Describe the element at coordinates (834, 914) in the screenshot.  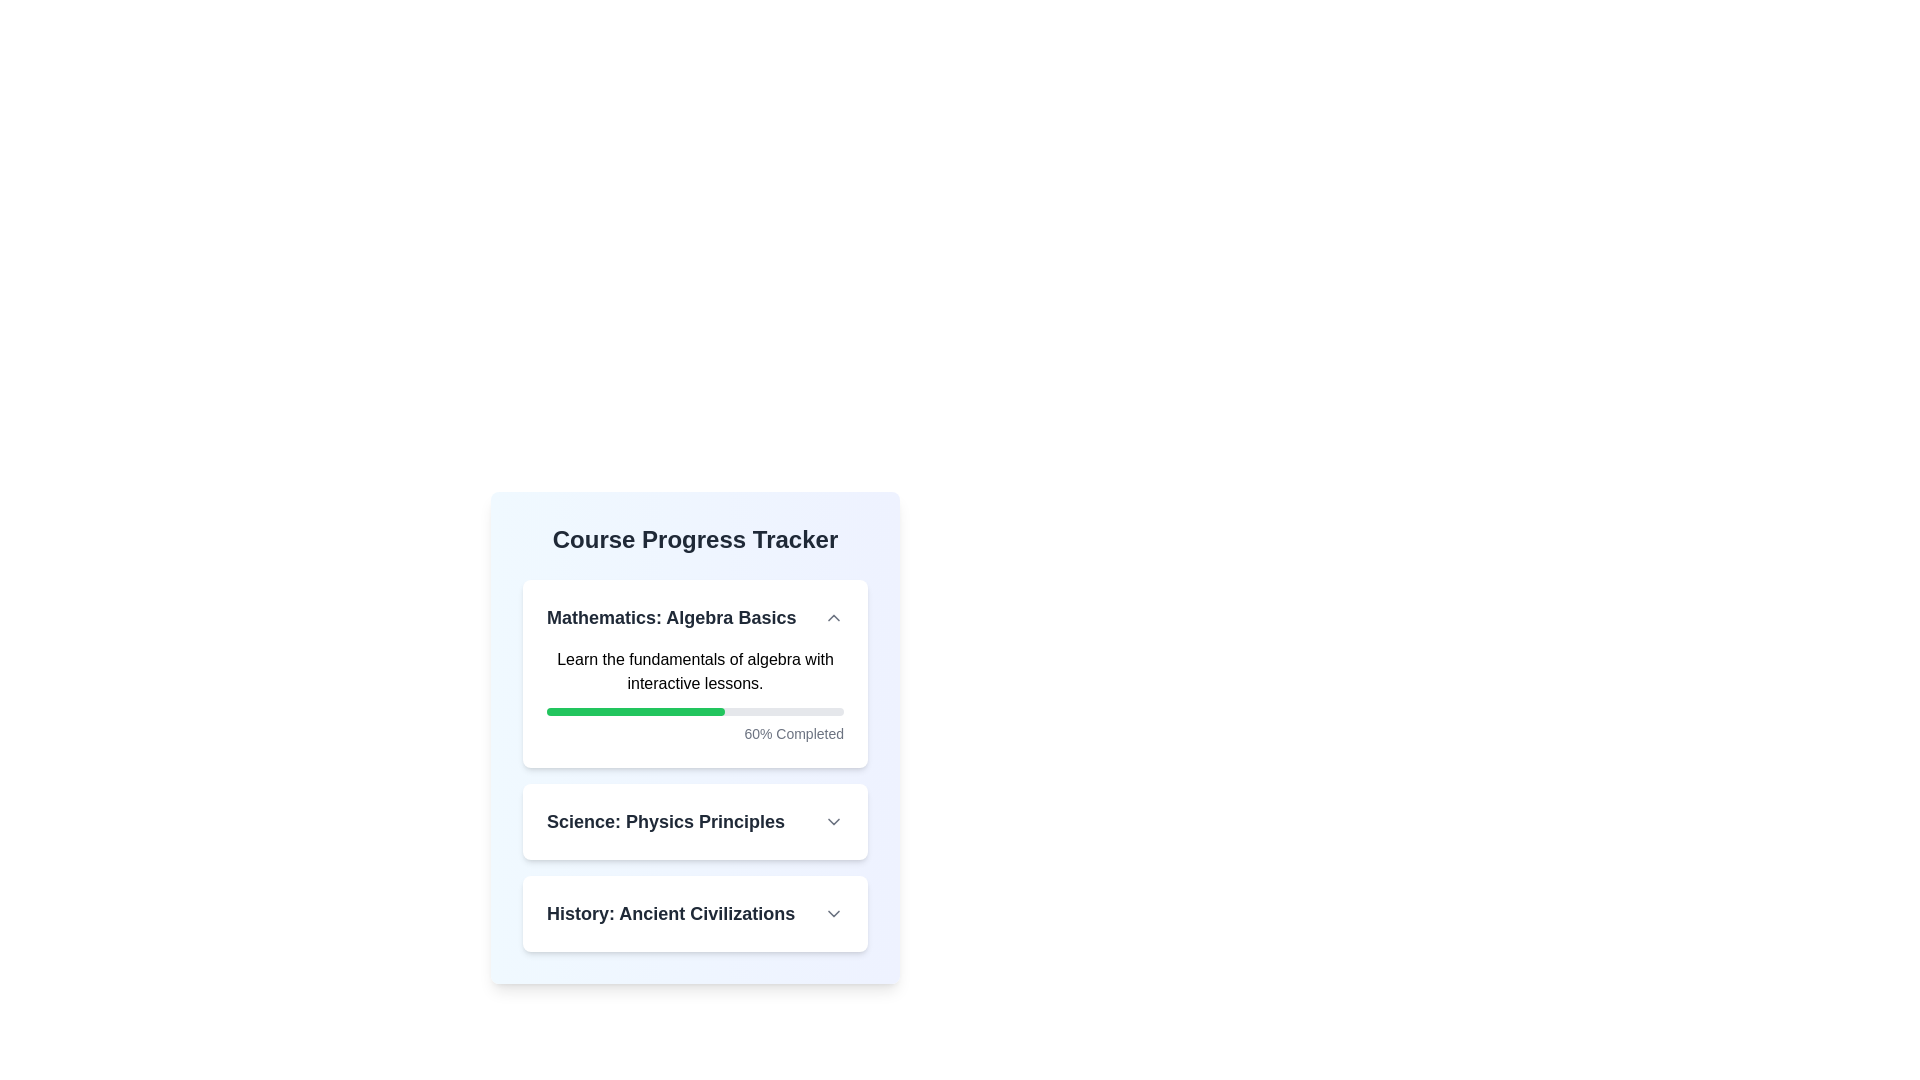
I see `the Dropdown toggle button (icon)` at that location.